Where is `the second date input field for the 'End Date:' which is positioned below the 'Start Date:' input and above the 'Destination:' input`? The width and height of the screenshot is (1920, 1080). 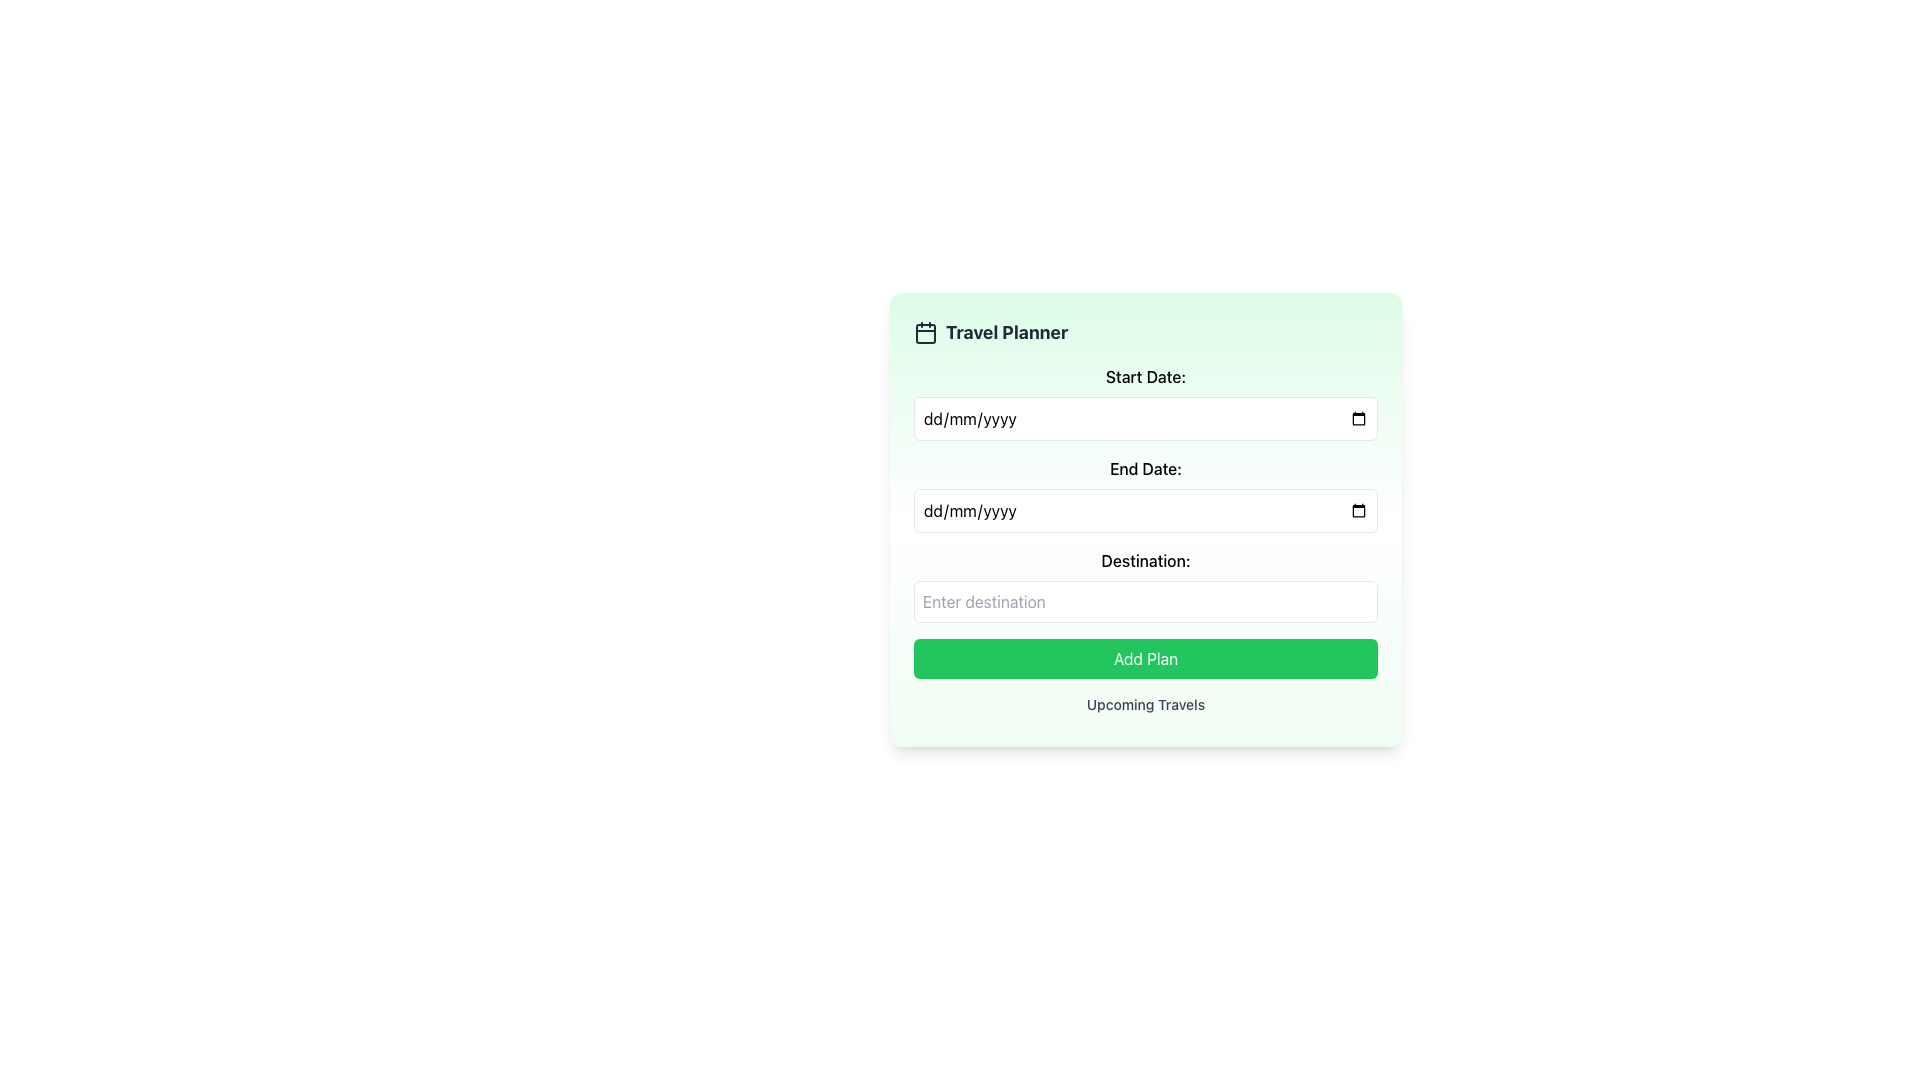 the second date input field for the 'End Date:' which is positioned below the 'Start Date:' input and above the 'Destination:' input is located at coordinates (1146, 494).